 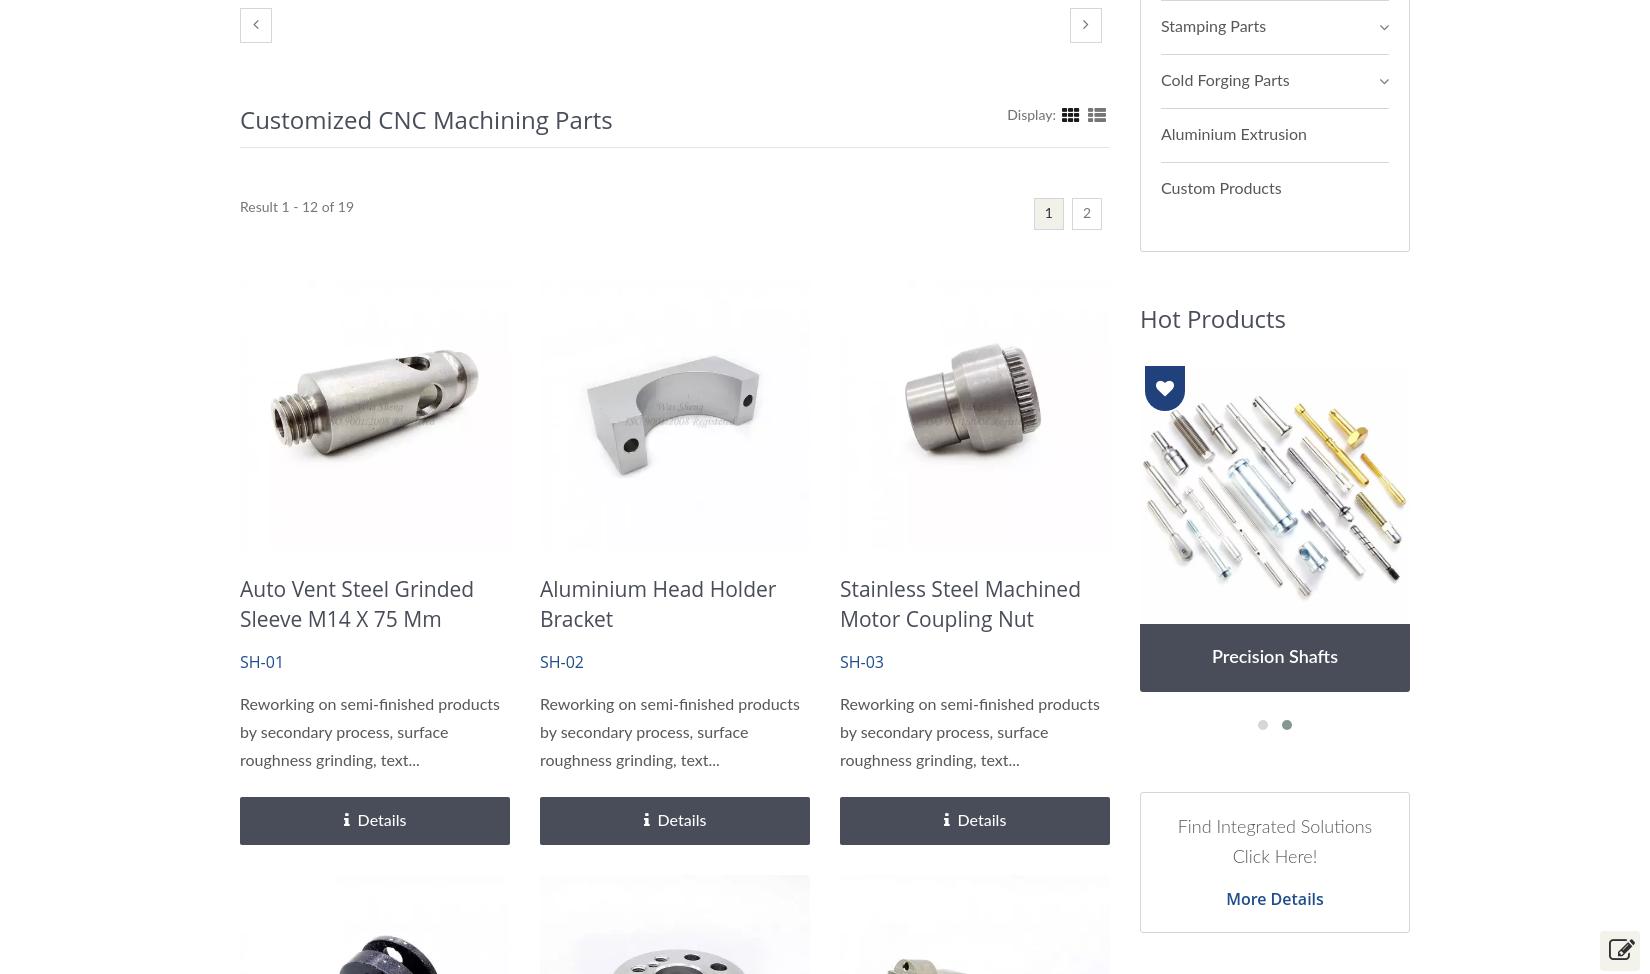 I want to click on '1', so click(x=1048, y=213).